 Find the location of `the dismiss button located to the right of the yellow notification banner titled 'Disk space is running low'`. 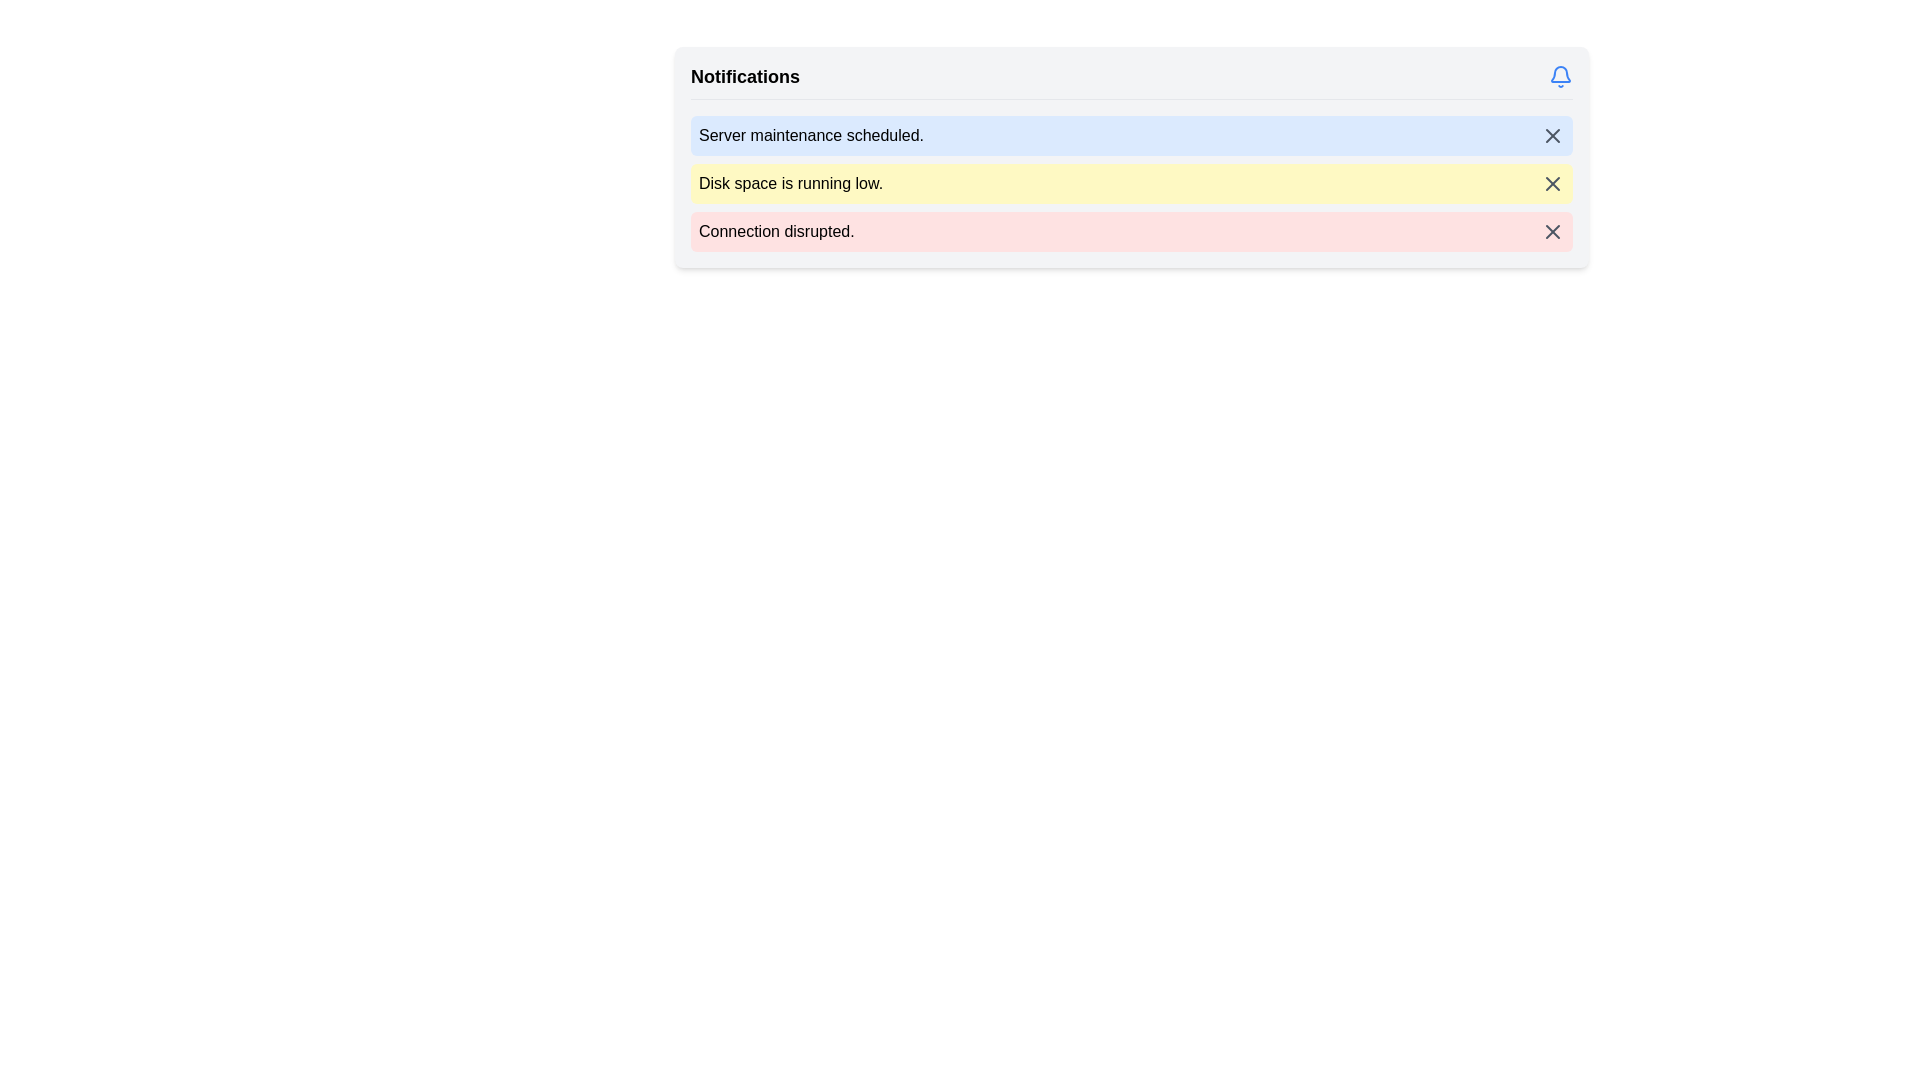

the dismiss button located to the right of the yellow notification banner titled 'Disk space is running low' is located at coordinates (1552, 184).